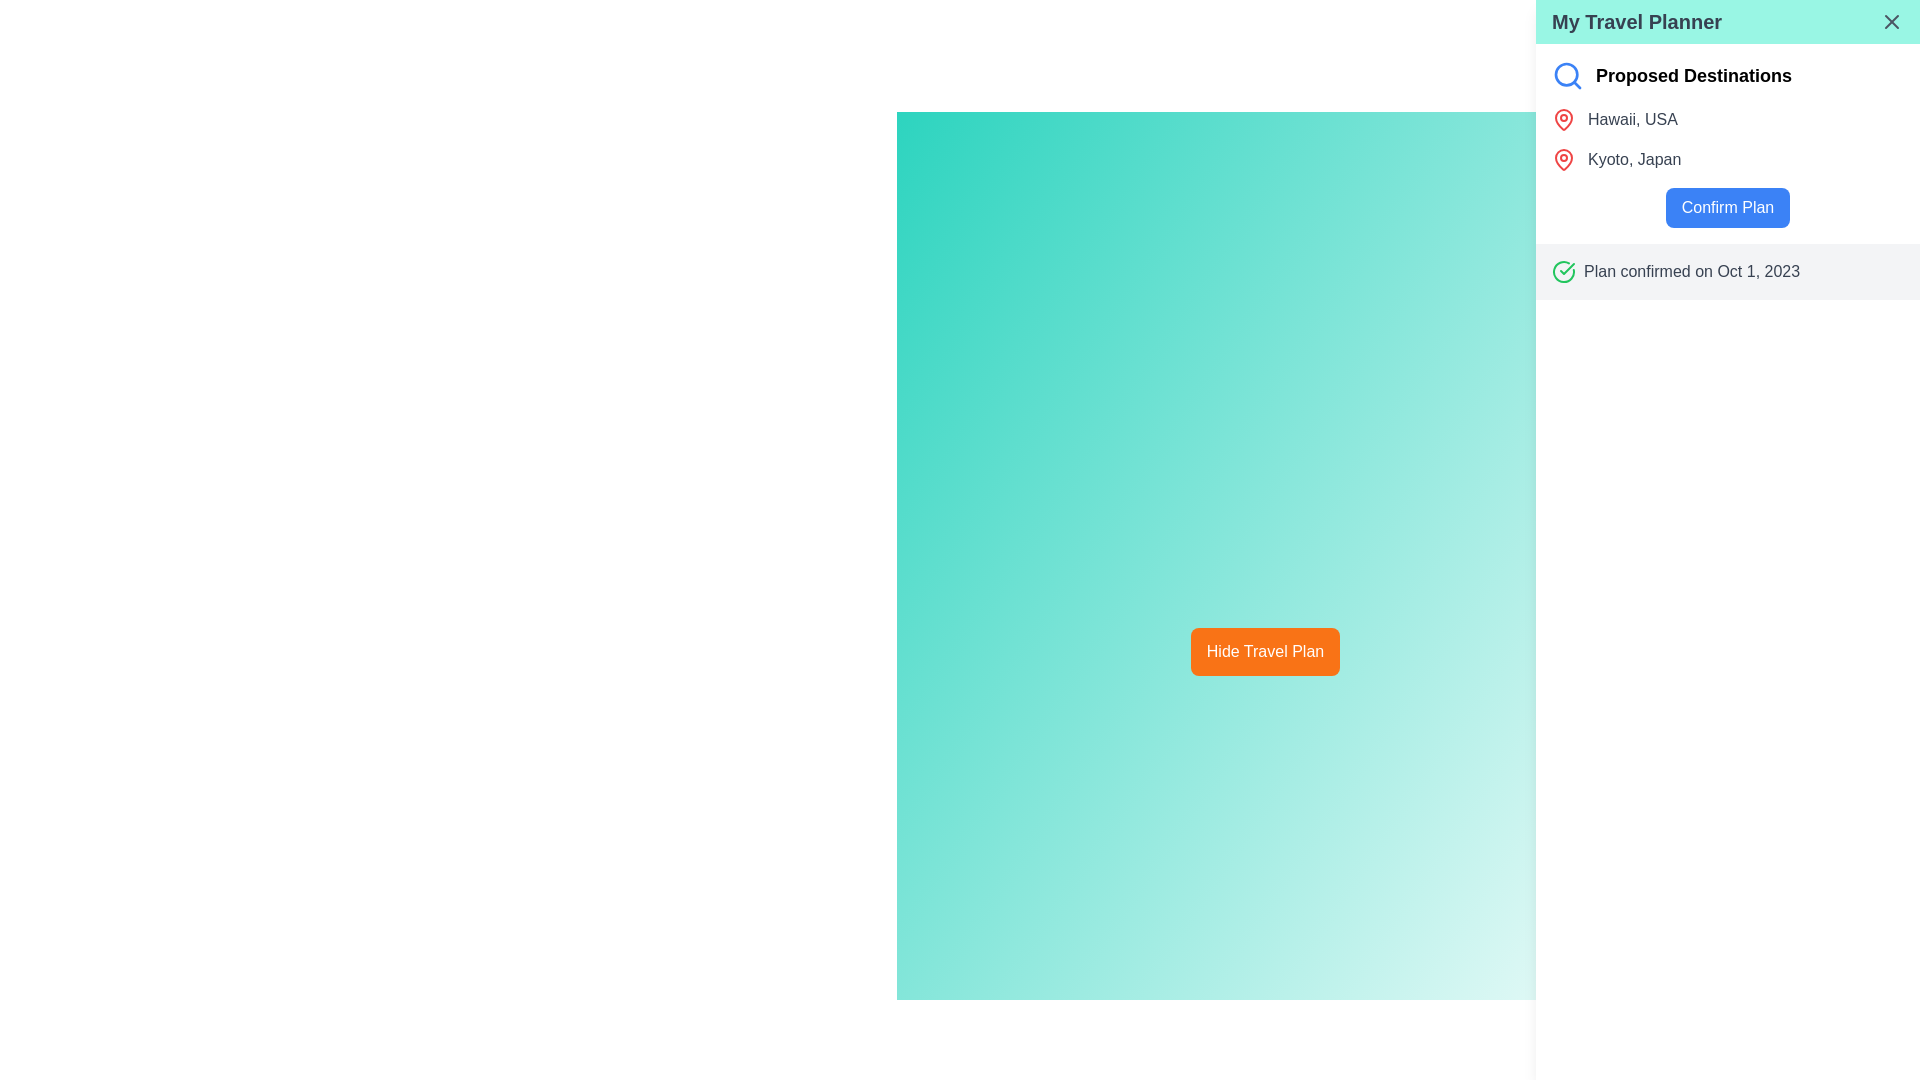  What do you see at coordinates (1563, 119) in the screenshot?
I see `the icon representing the location item for 'Hawaii, USA' in the 'Proposed Destinations' list, located in the right sidebar` at bounding box center [1563, 119].